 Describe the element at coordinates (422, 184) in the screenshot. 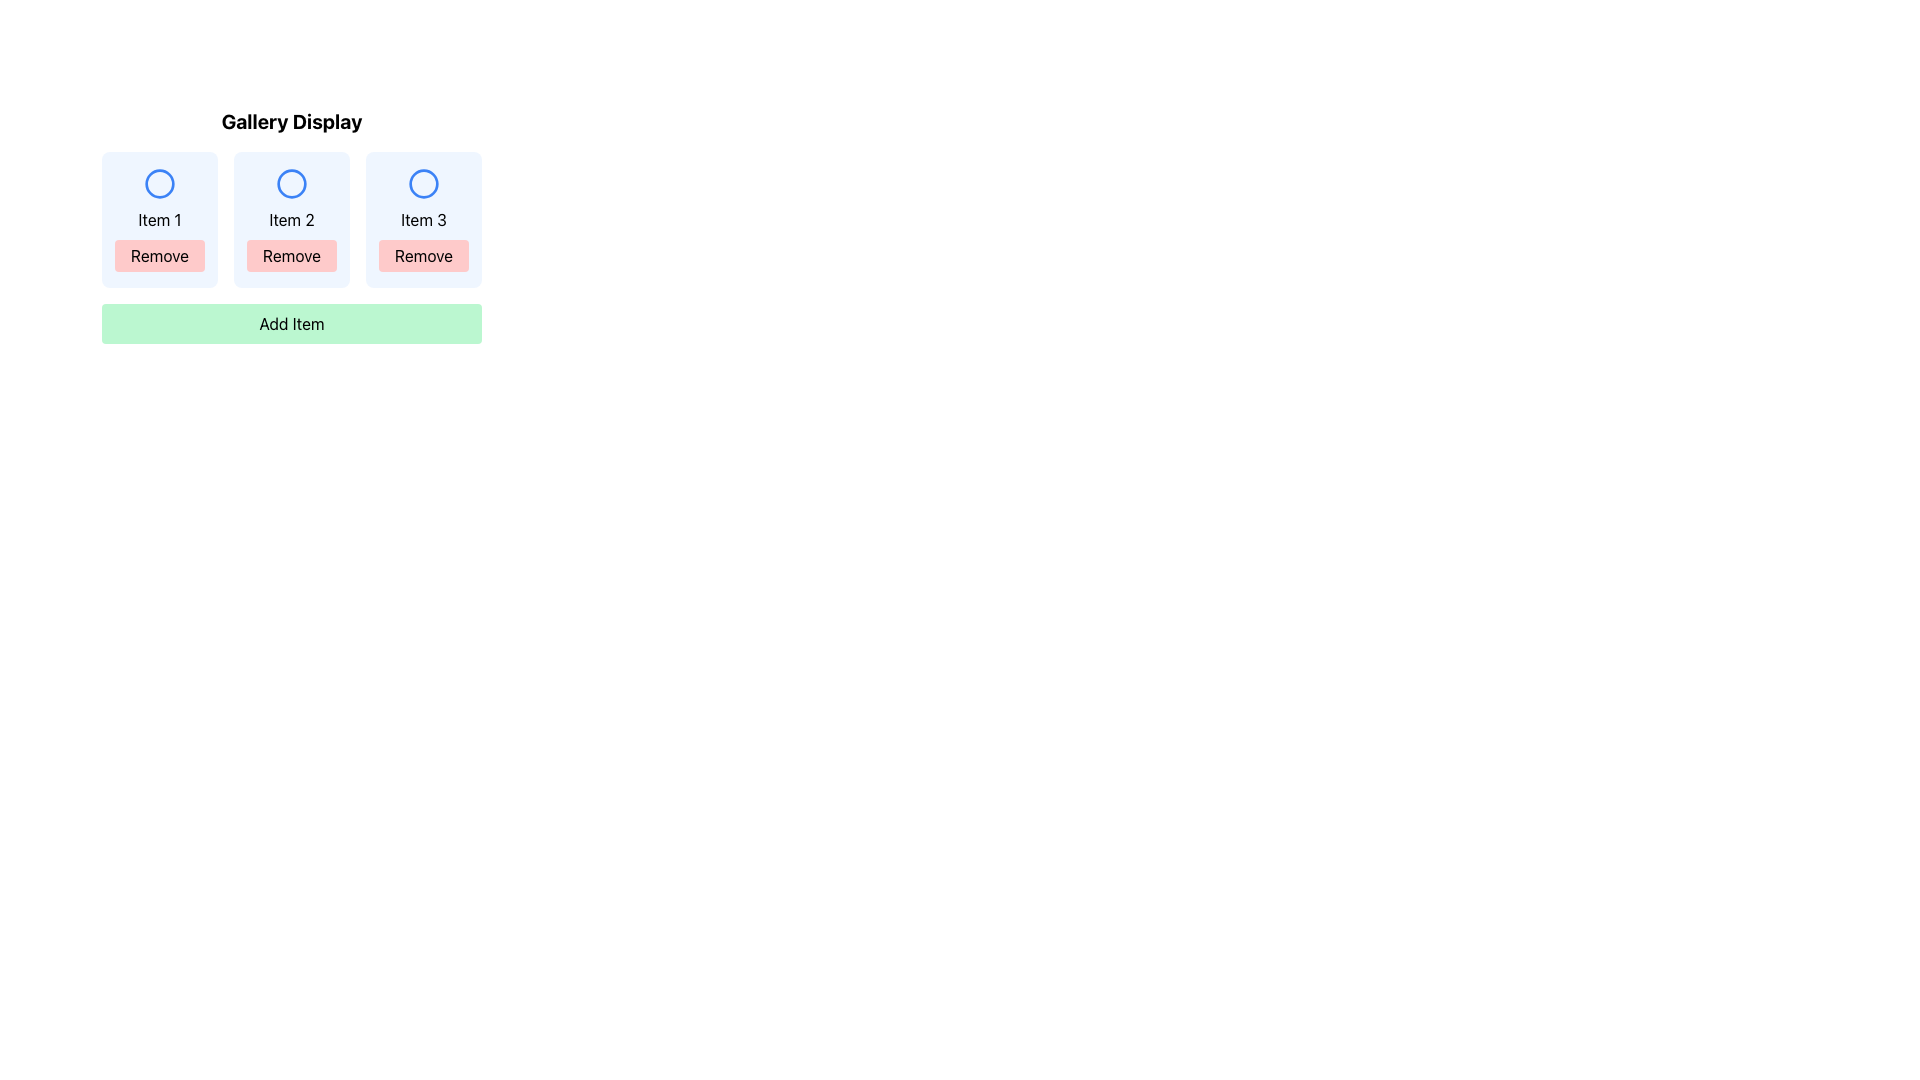

I see `the circular indicator located in the third item of the gallery display, which signifies an active or selected state` at that location.